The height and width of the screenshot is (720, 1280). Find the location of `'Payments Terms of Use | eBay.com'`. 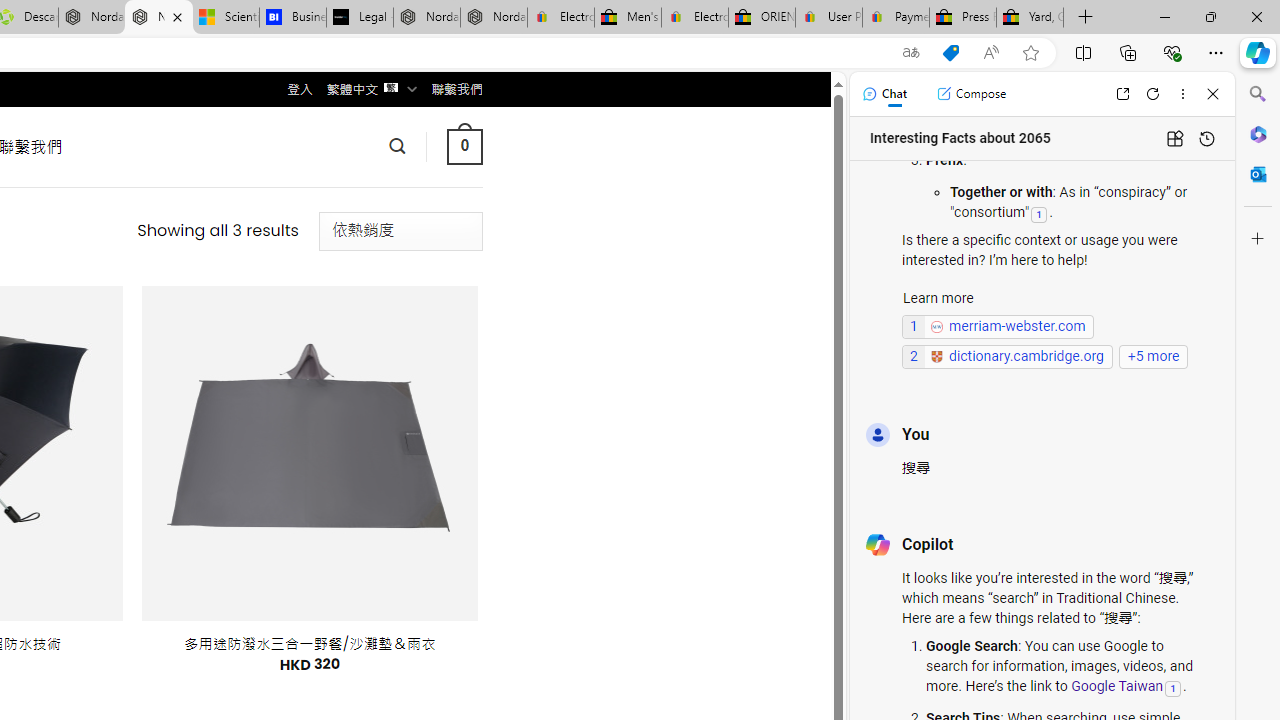

'Payments Terms of Use | eBay.com' is located at coordinates (895, 17).